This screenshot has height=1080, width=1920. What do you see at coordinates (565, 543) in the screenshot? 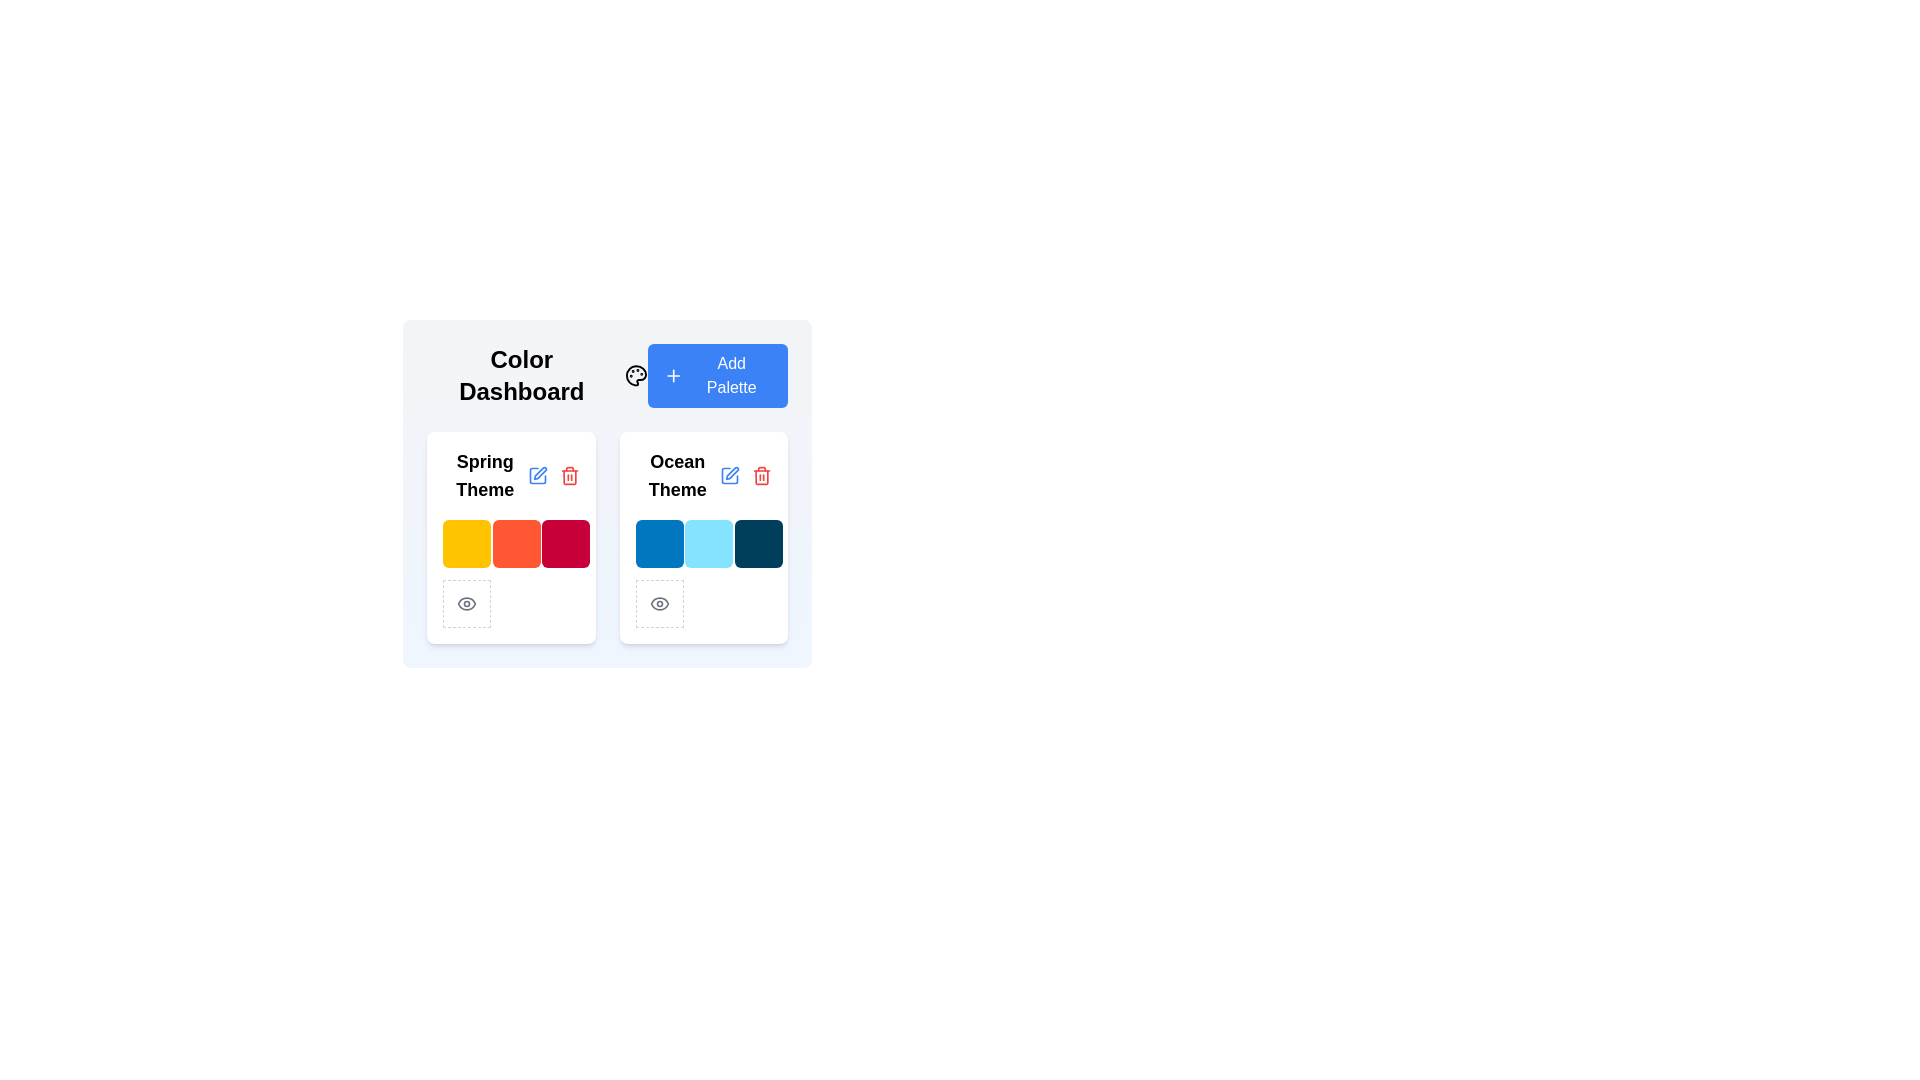
I see `the third color swatch in the horizontal row within the 'Spring Theme' card, which is used for color selection or representation` at bounding box center [565, 543].